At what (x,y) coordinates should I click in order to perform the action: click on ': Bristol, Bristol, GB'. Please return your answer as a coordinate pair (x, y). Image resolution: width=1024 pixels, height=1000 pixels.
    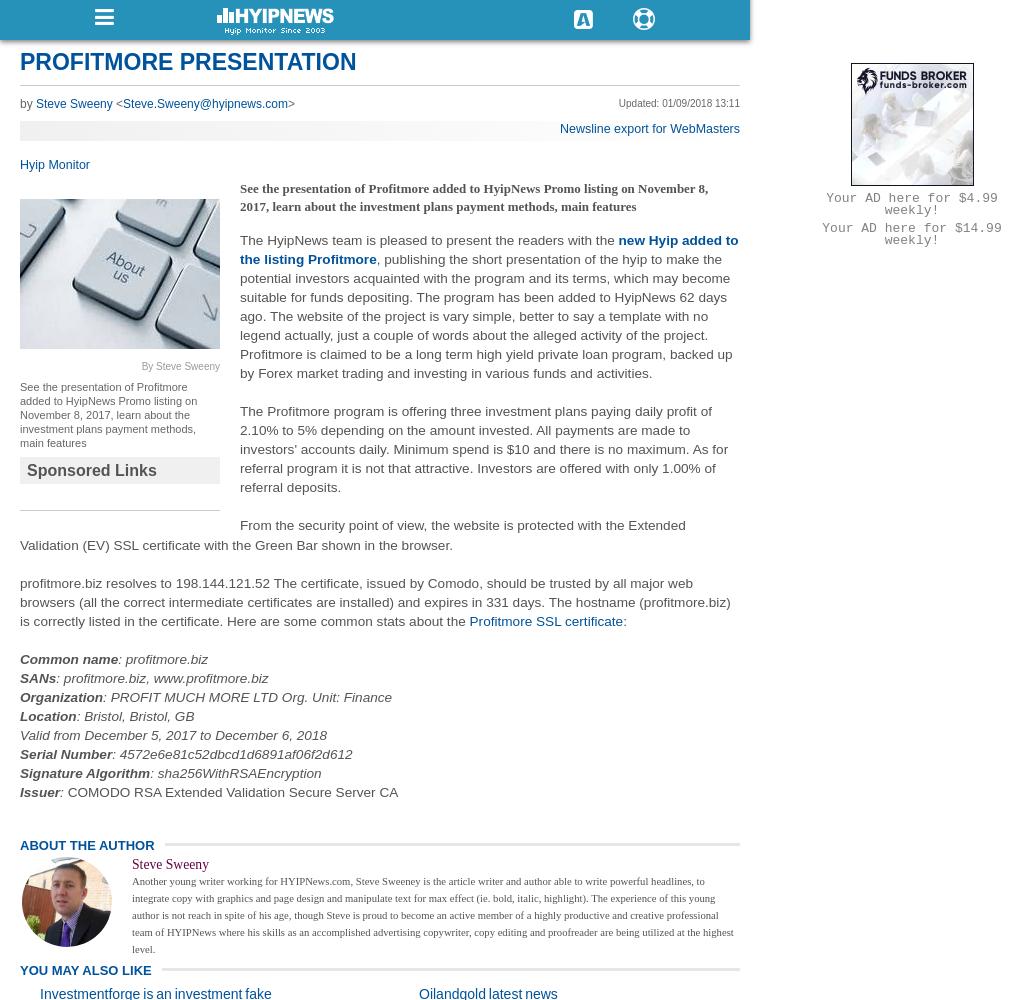
    Looking at the image, I should click on (133, 714).